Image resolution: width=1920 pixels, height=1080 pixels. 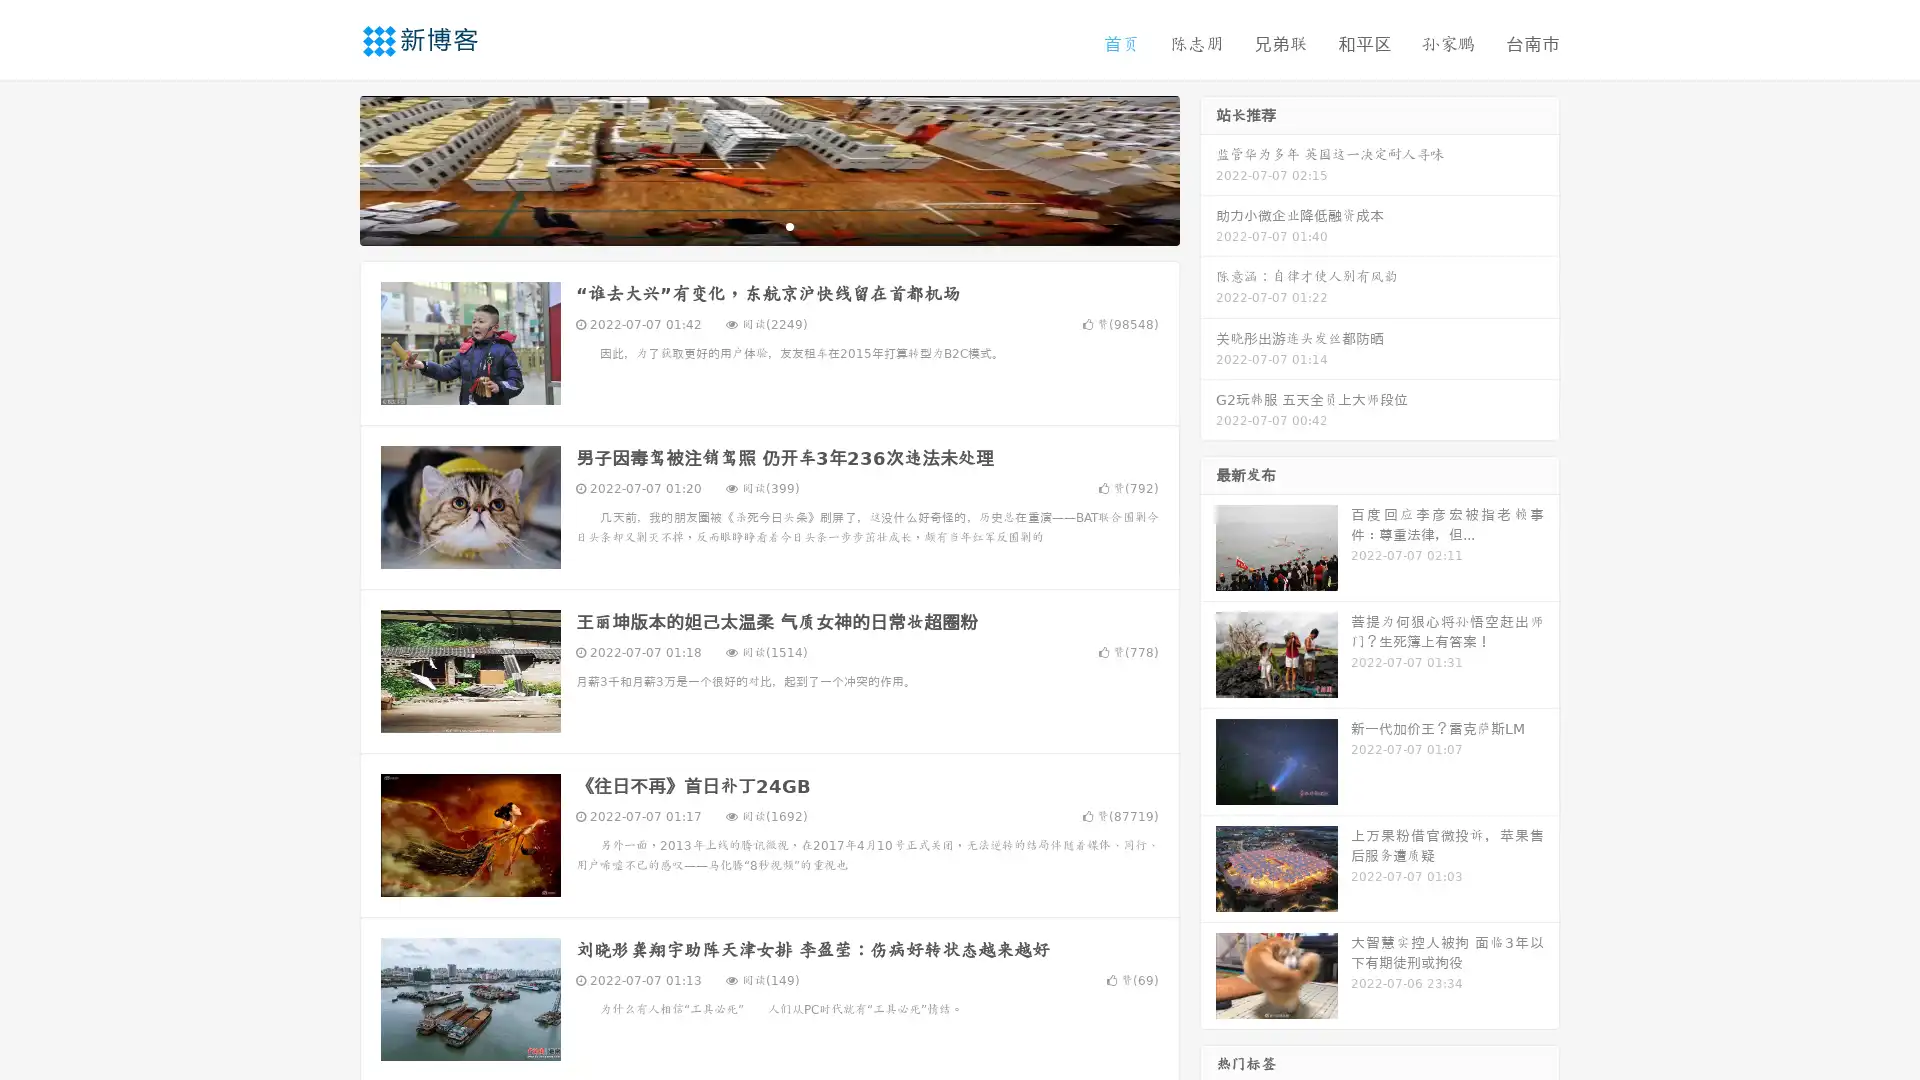 I want to click on Go to slide 3, so click(x=789, y=225).